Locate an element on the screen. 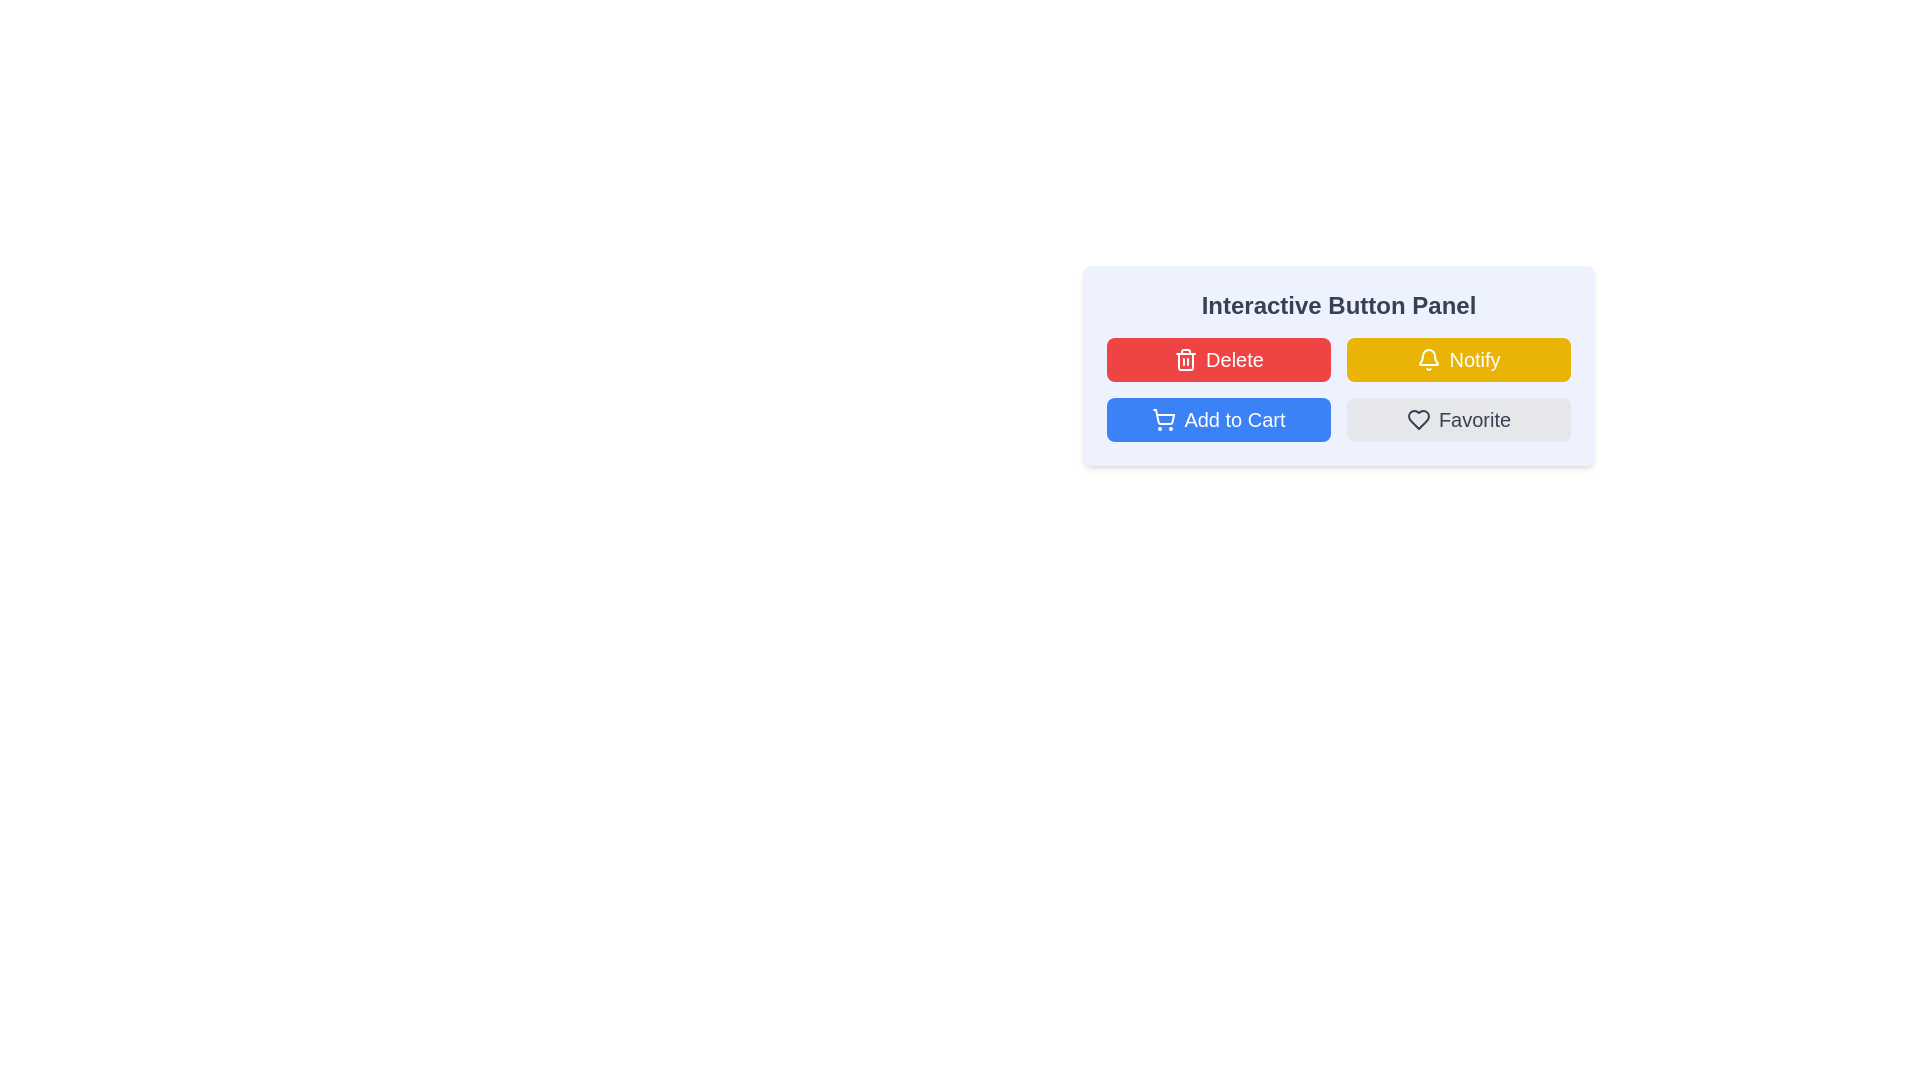 Image resolution: width=1920 pixels, height=1080 pixels. the 'Add to Cart' button, which is a blue rectangular button with rounded corners displaying the text label 'Add to Cart' in white font, positioned in the second row of a horizontal button group is located at coordinates (1233, 419).